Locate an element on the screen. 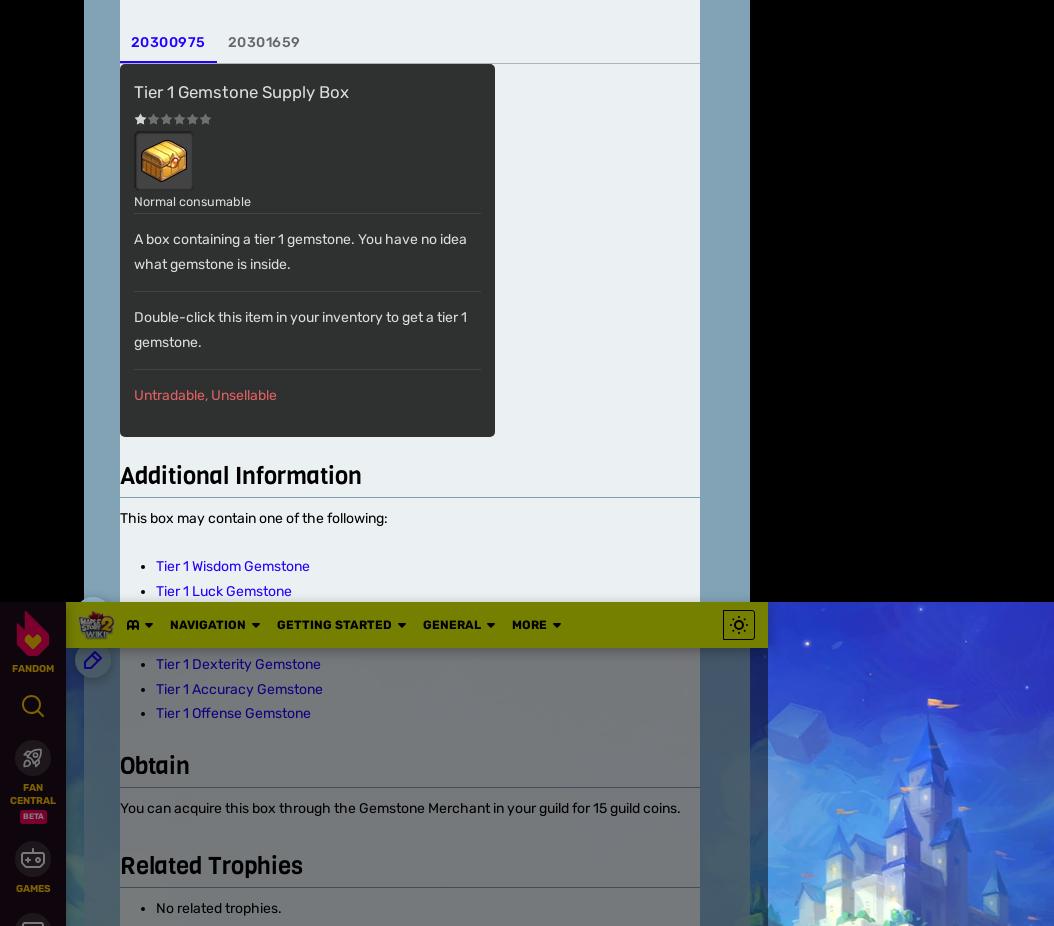  'Community' is located at coordinates (121, 660).